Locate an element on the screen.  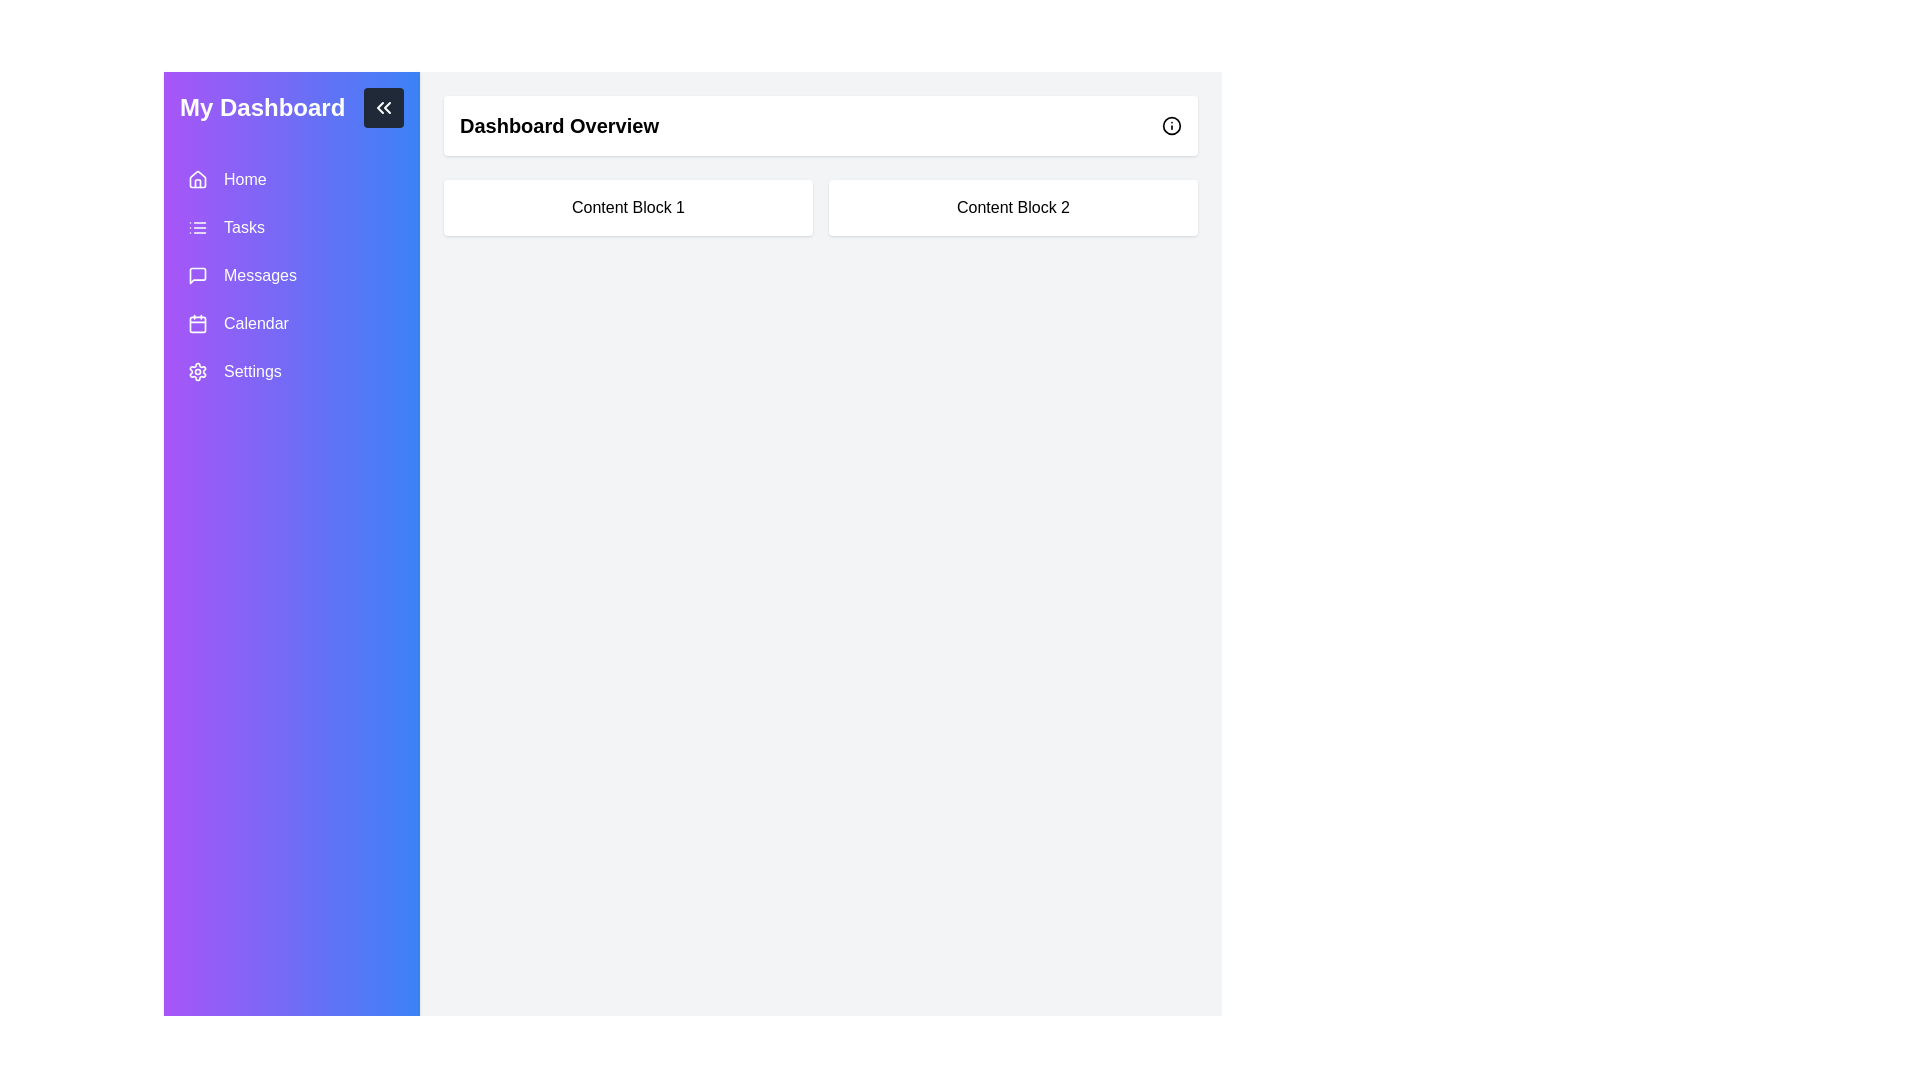
the circular 'info' icon located in the upper right section of the main interface, adjacent to the 'Dashboard Overview' header is located at coordinates (1171, 124).